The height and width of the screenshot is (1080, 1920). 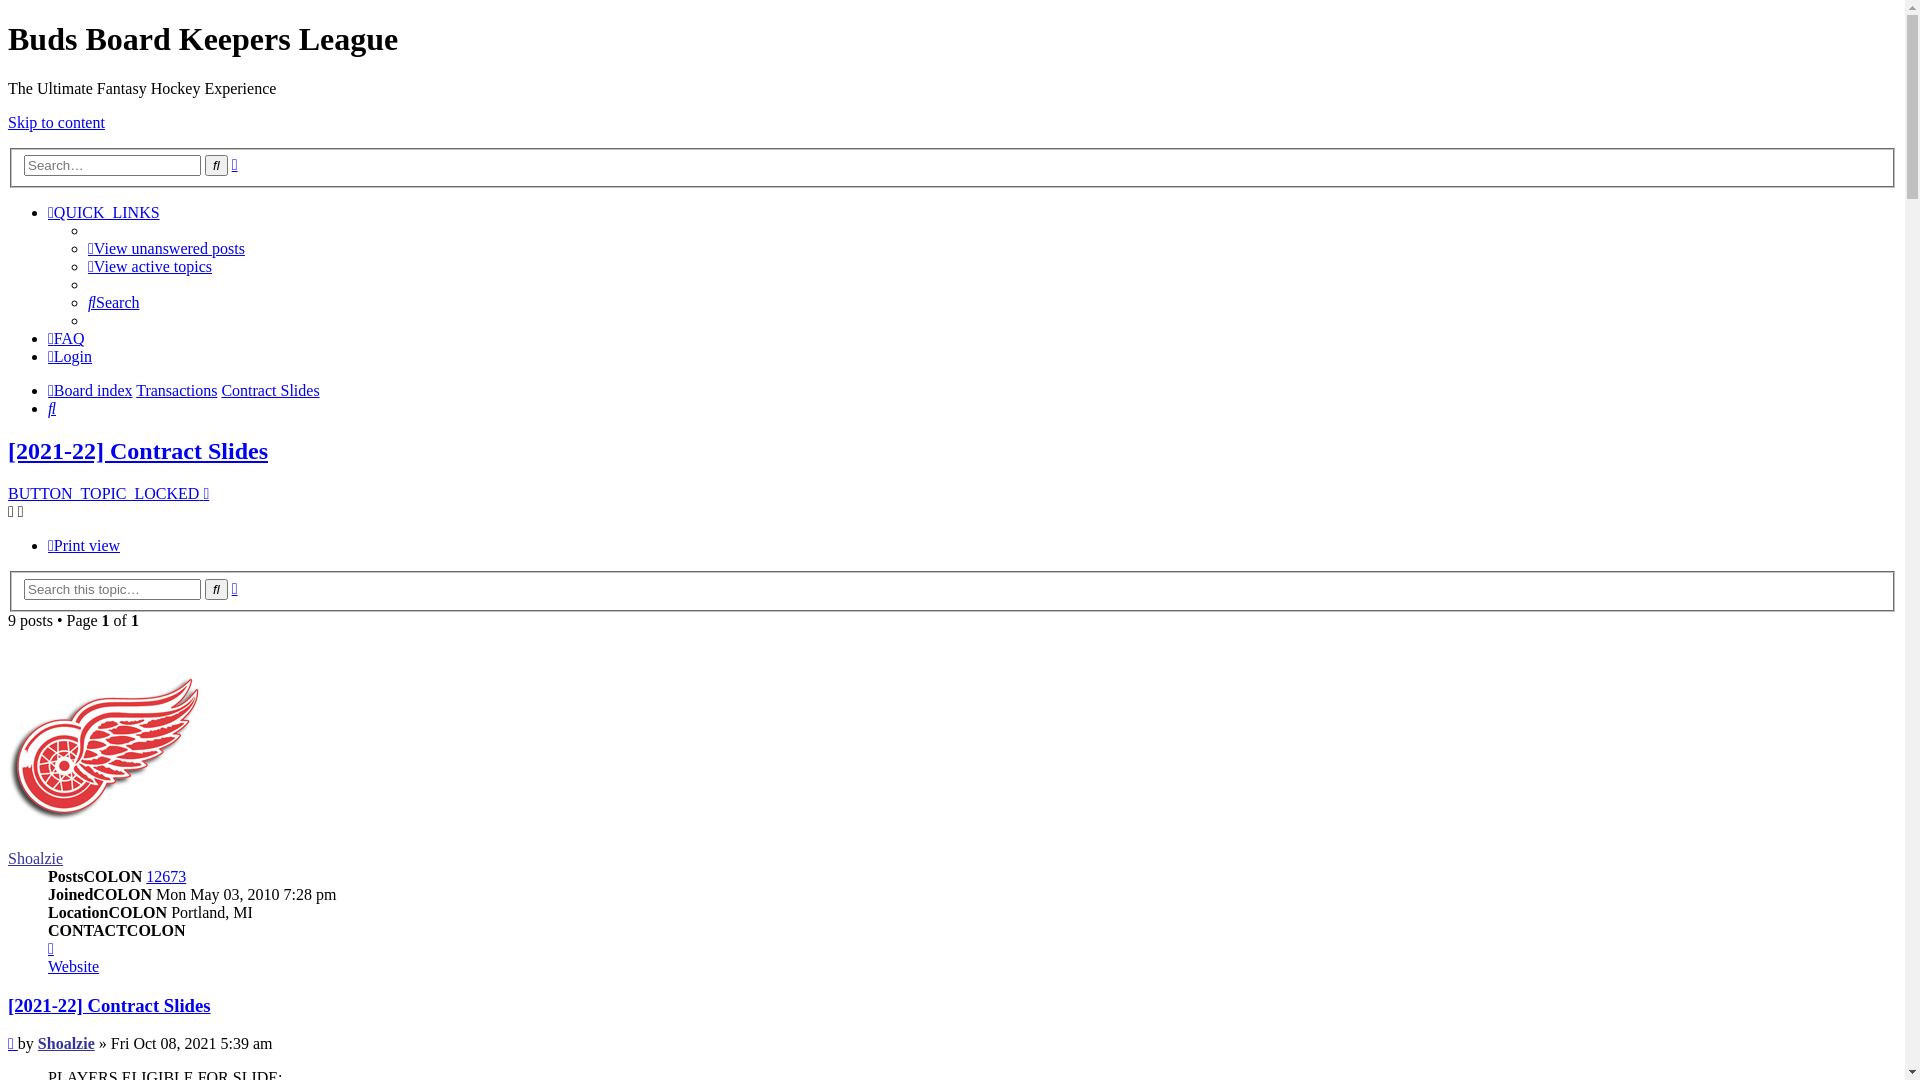 What do you see at coordinates (15, 510) in the screenshot?
I see `'TOPIC_TOOLS'` at bounding box center [15, 510].